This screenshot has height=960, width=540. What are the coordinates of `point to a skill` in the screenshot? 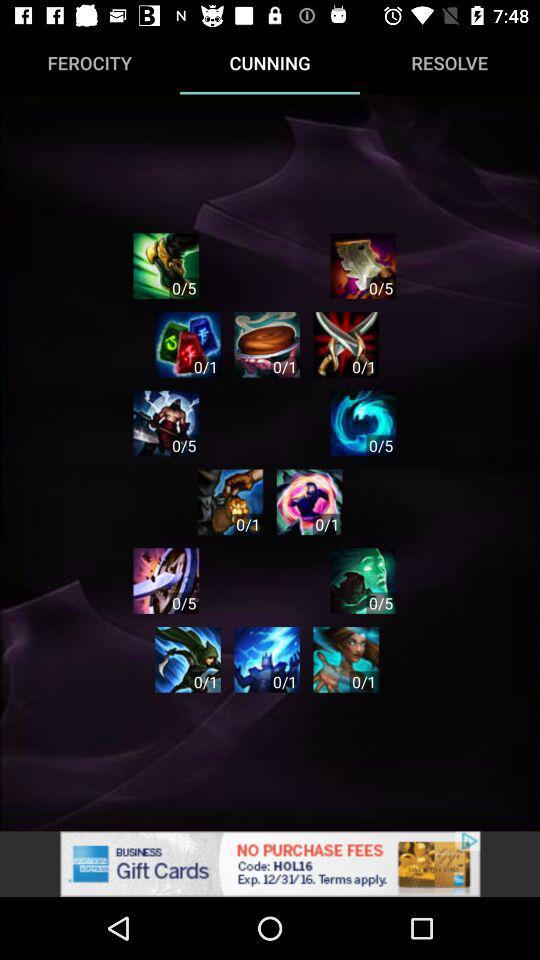 It's located at (362, 423).